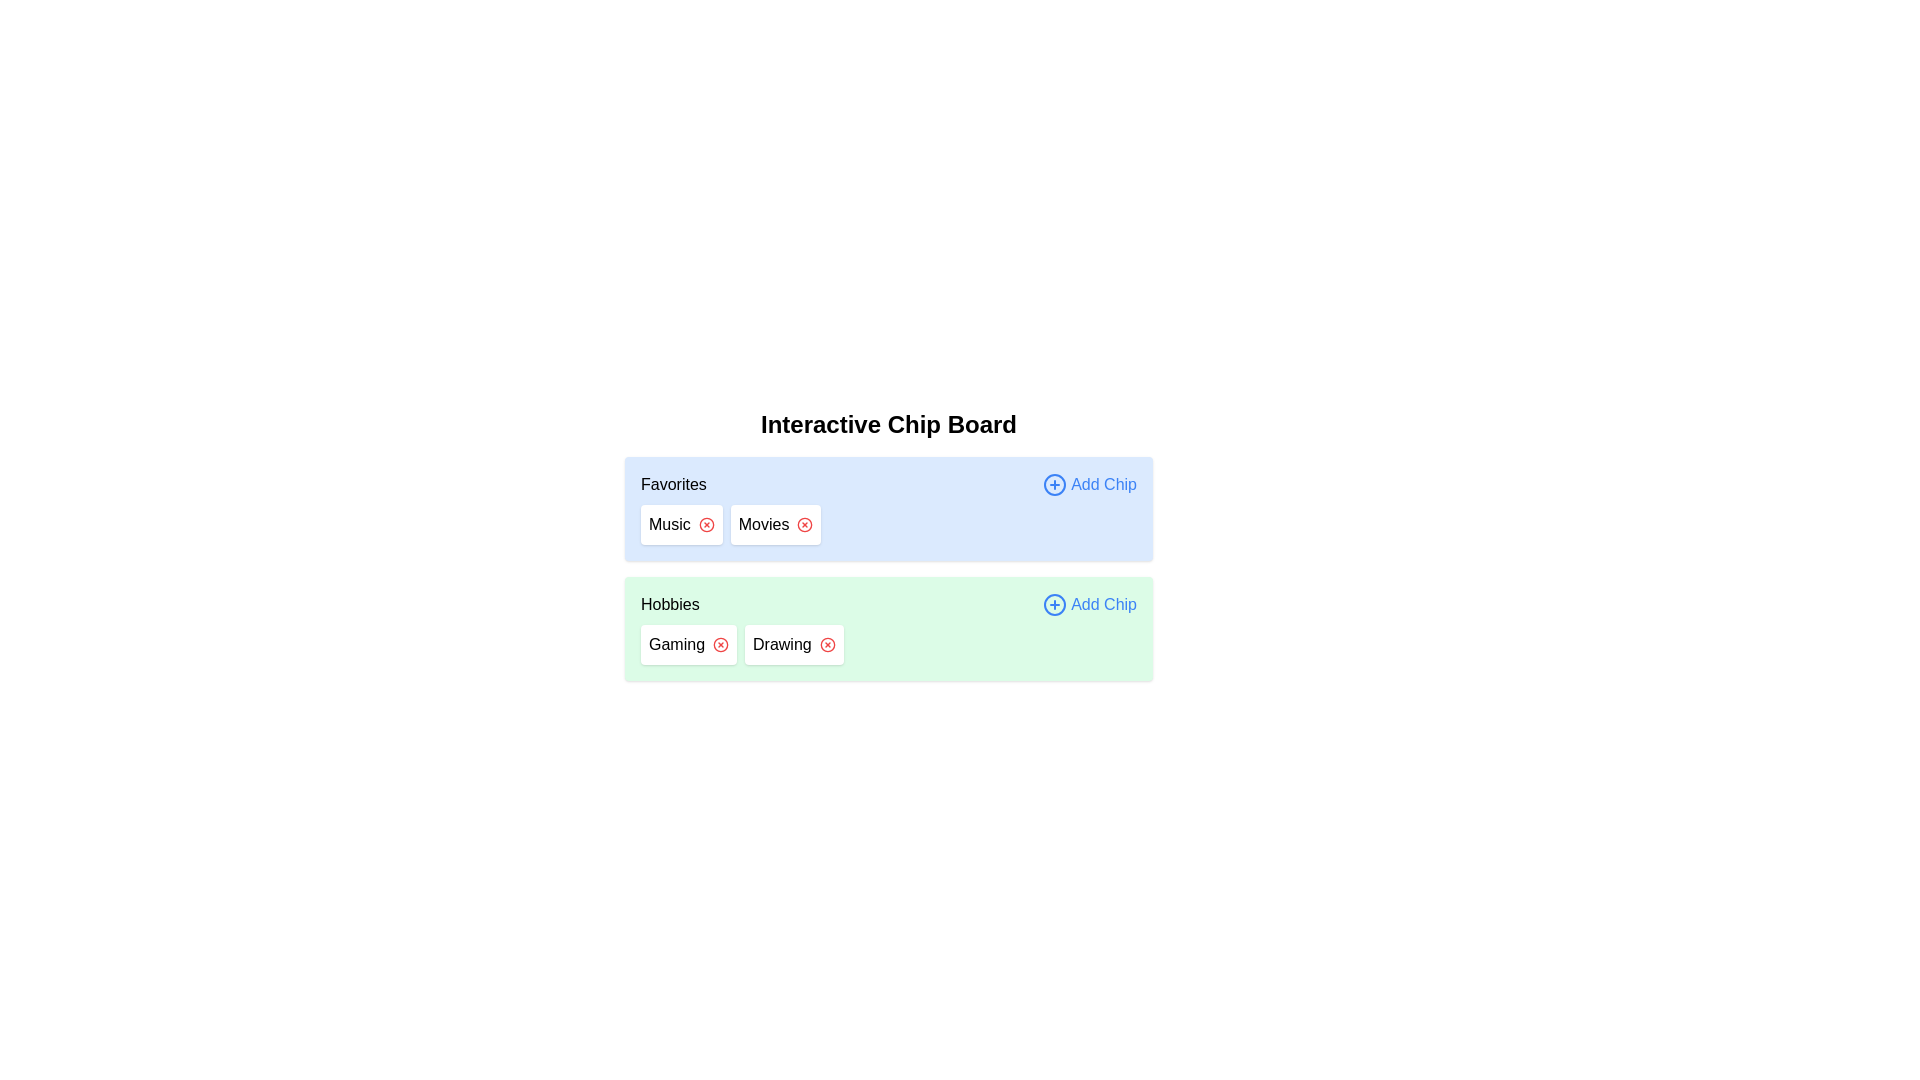 Image resolution: width=1920 pixels, height=1080 pixels. What do you see at coordinates (720, 644) in the screenshot?
I see `'Remove' icon on the chip labeled Gaming` at bounding box center [720, 644].